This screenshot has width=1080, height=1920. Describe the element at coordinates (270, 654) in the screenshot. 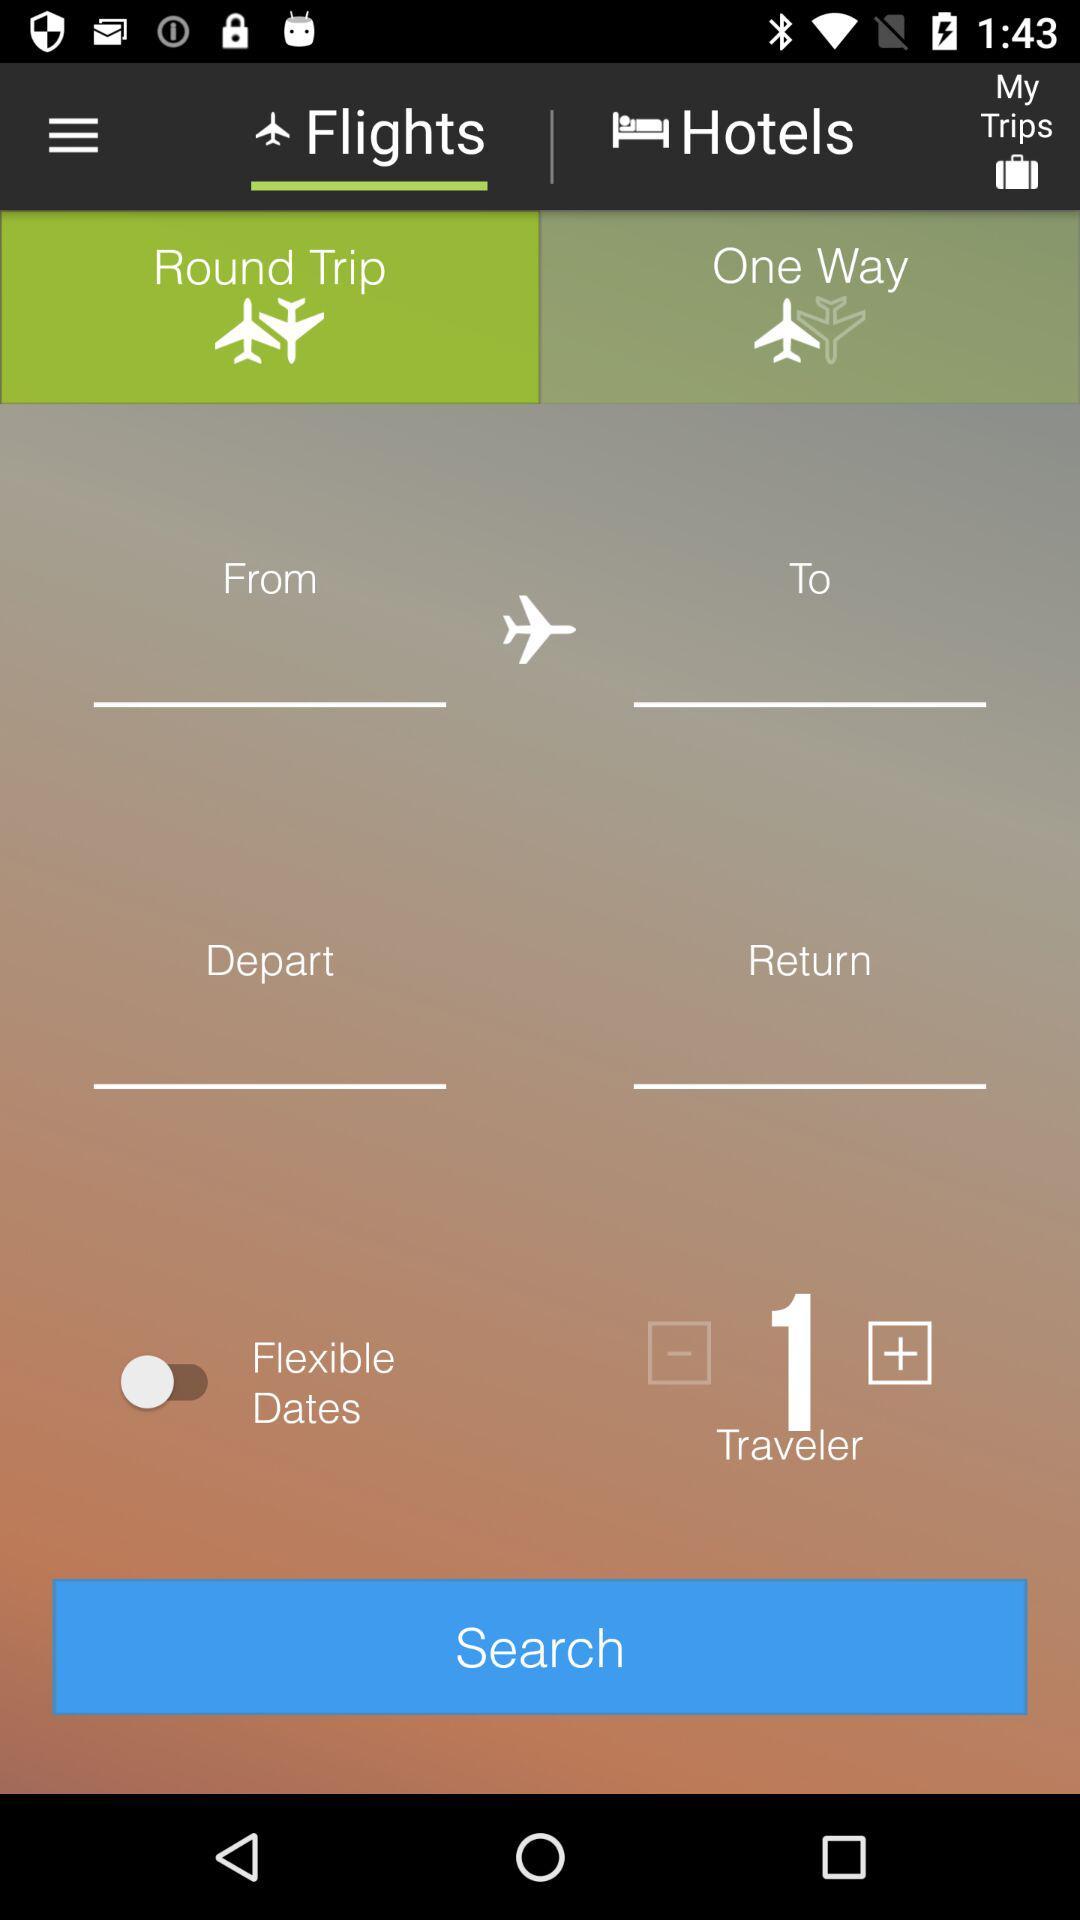

I see `icon below the from` at that location.